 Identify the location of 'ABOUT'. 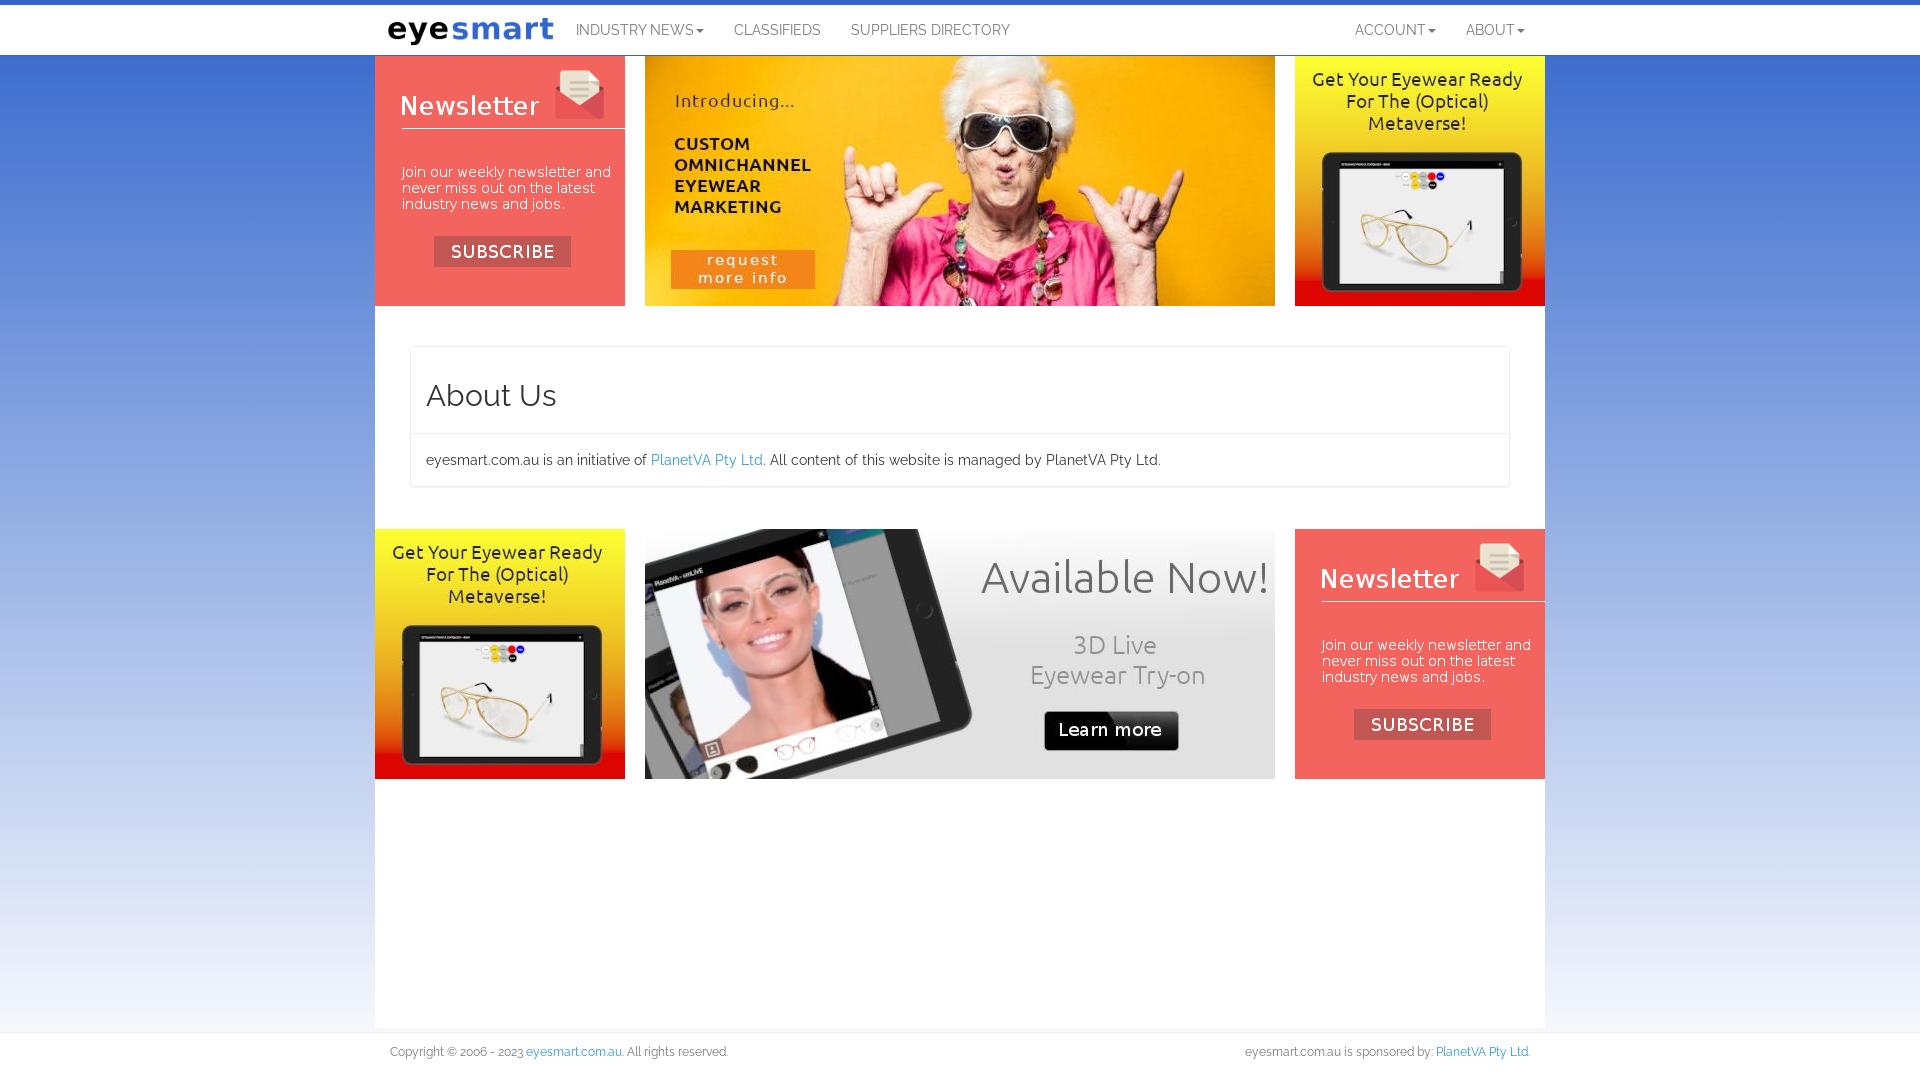
(1495, 30).